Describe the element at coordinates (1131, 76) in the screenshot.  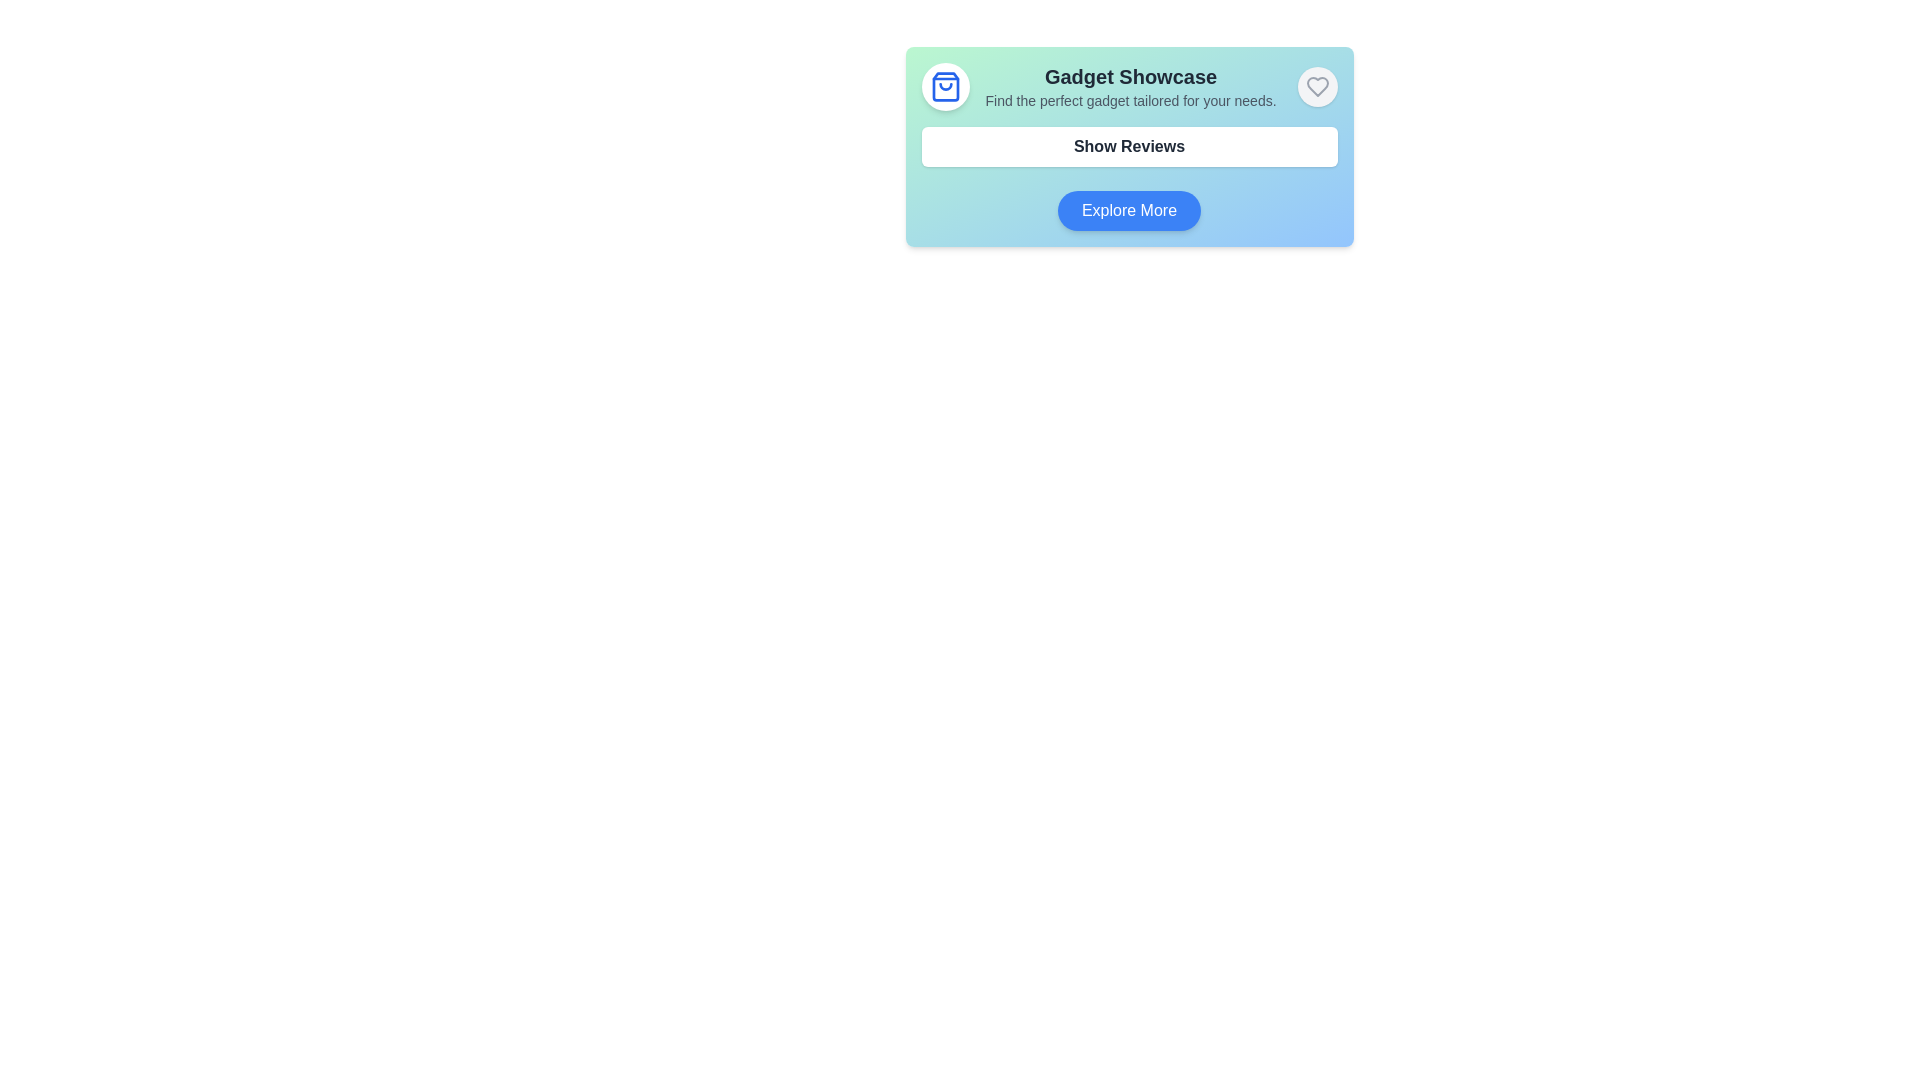
I see `the bold, large-sized text block labeled 'Gadget Showcase'` at that location.